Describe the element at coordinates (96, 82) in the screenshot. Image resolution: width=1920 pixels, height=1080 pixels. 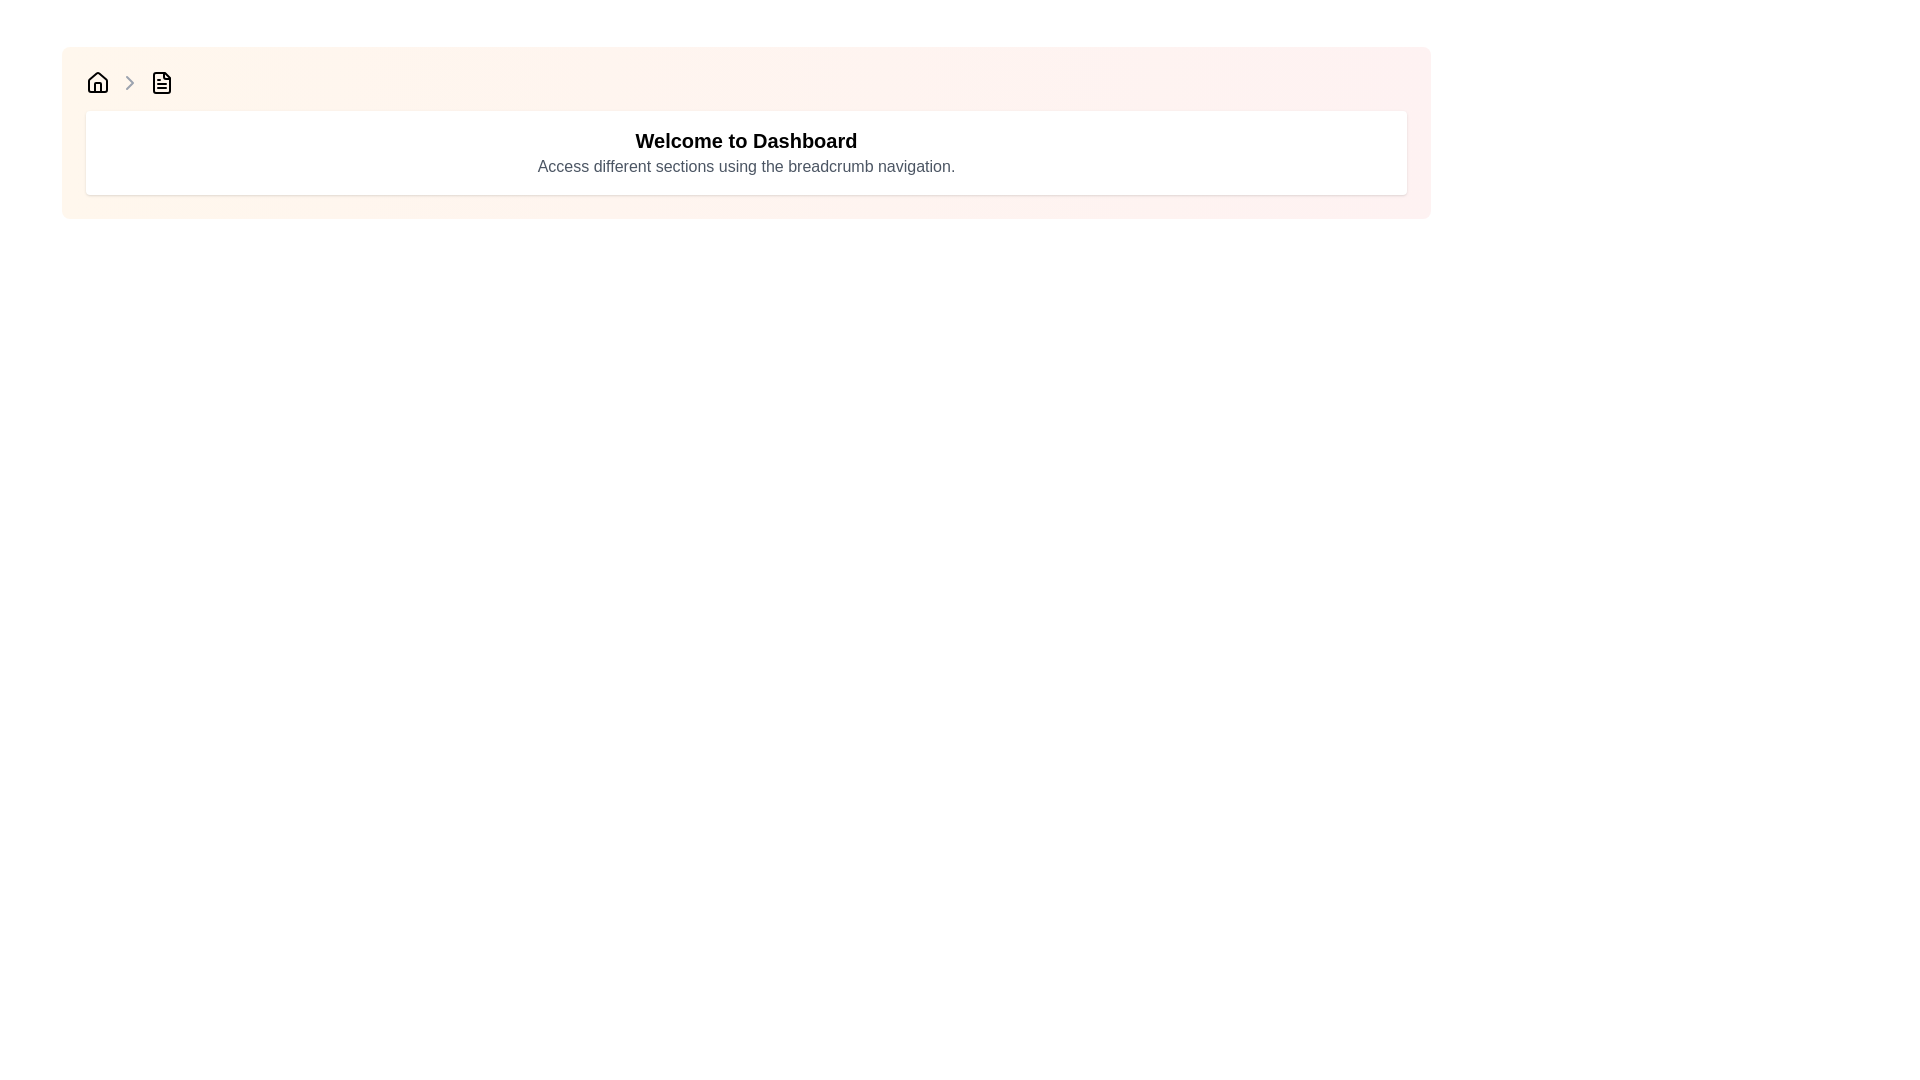
I see `the home icon button located at the far left of the breadcrumb header bar` at that location.